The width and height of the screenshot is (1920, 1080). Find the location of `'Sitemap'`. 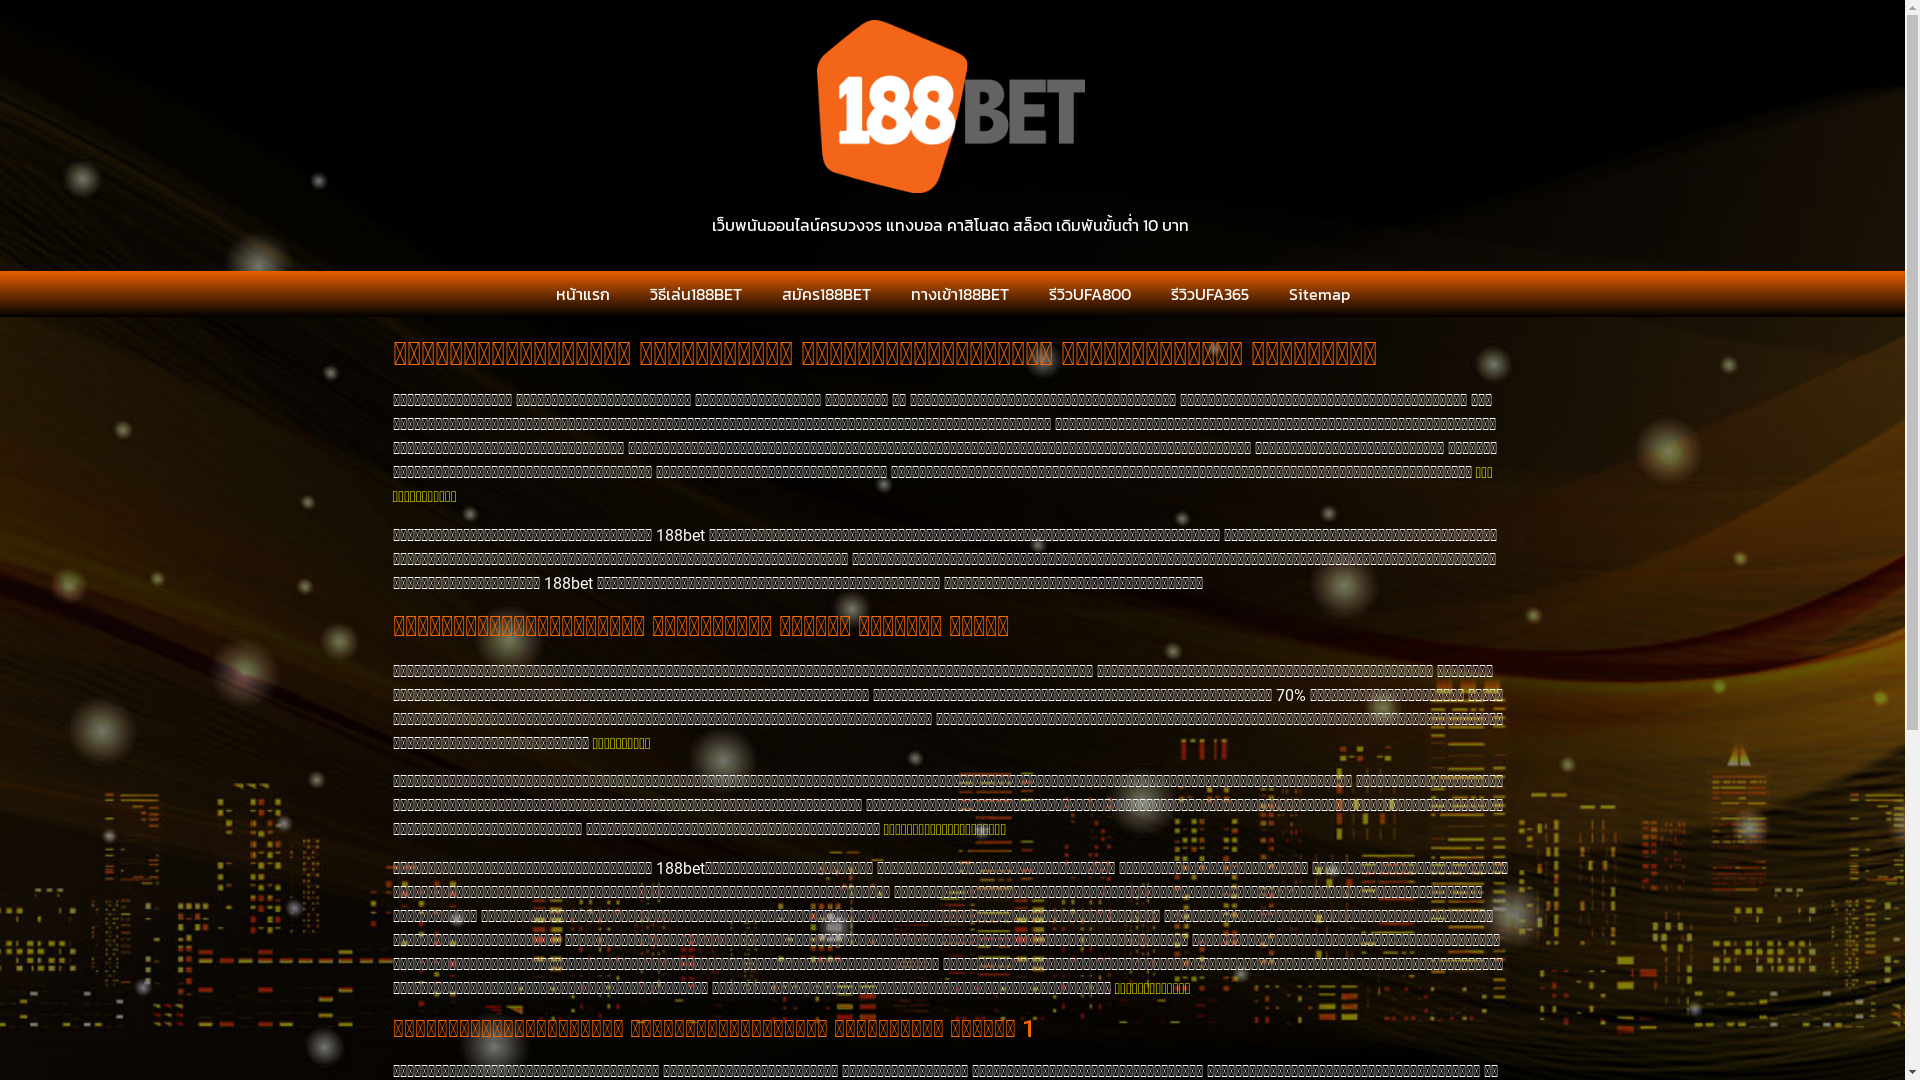

'Sitemap' is located at coordinates (1318, 293).